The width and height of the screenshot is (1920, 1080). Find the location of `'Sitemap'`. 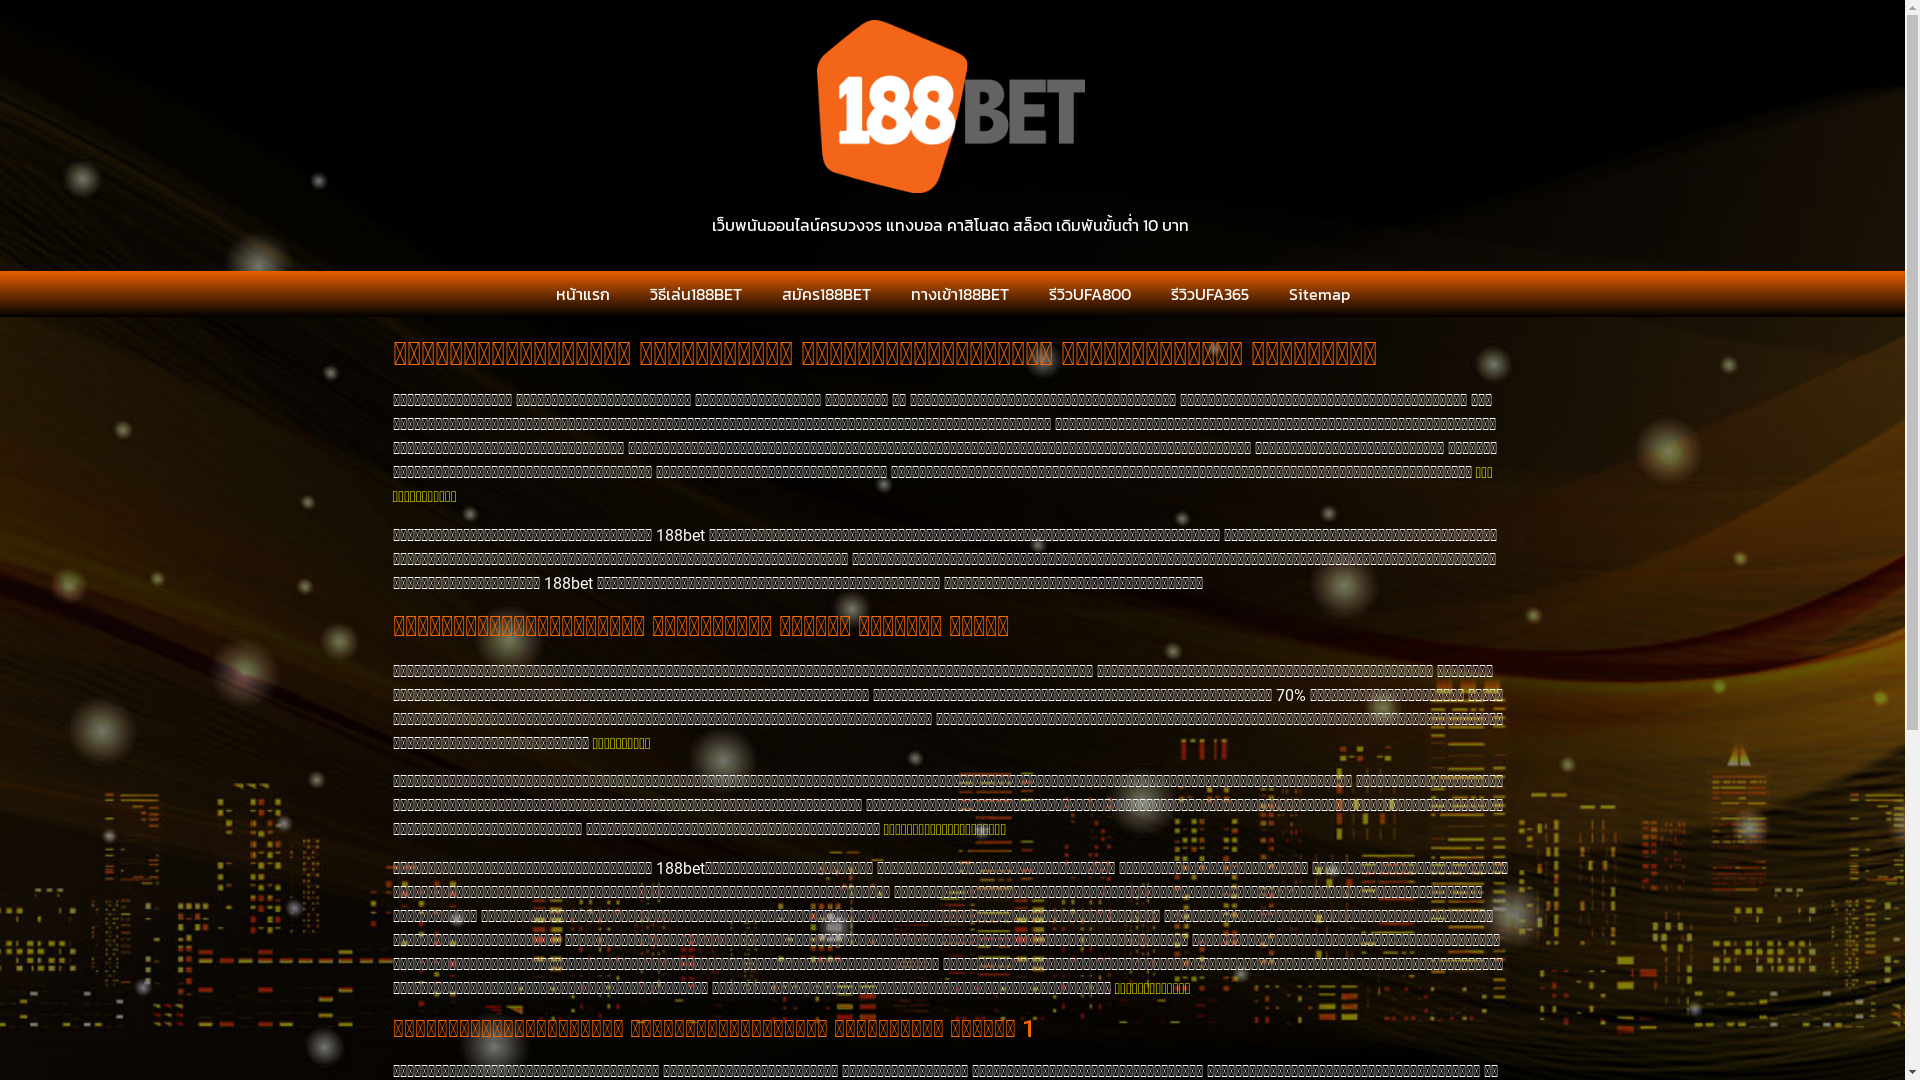

'Sitemap' is located at coordinates (1318, 293).